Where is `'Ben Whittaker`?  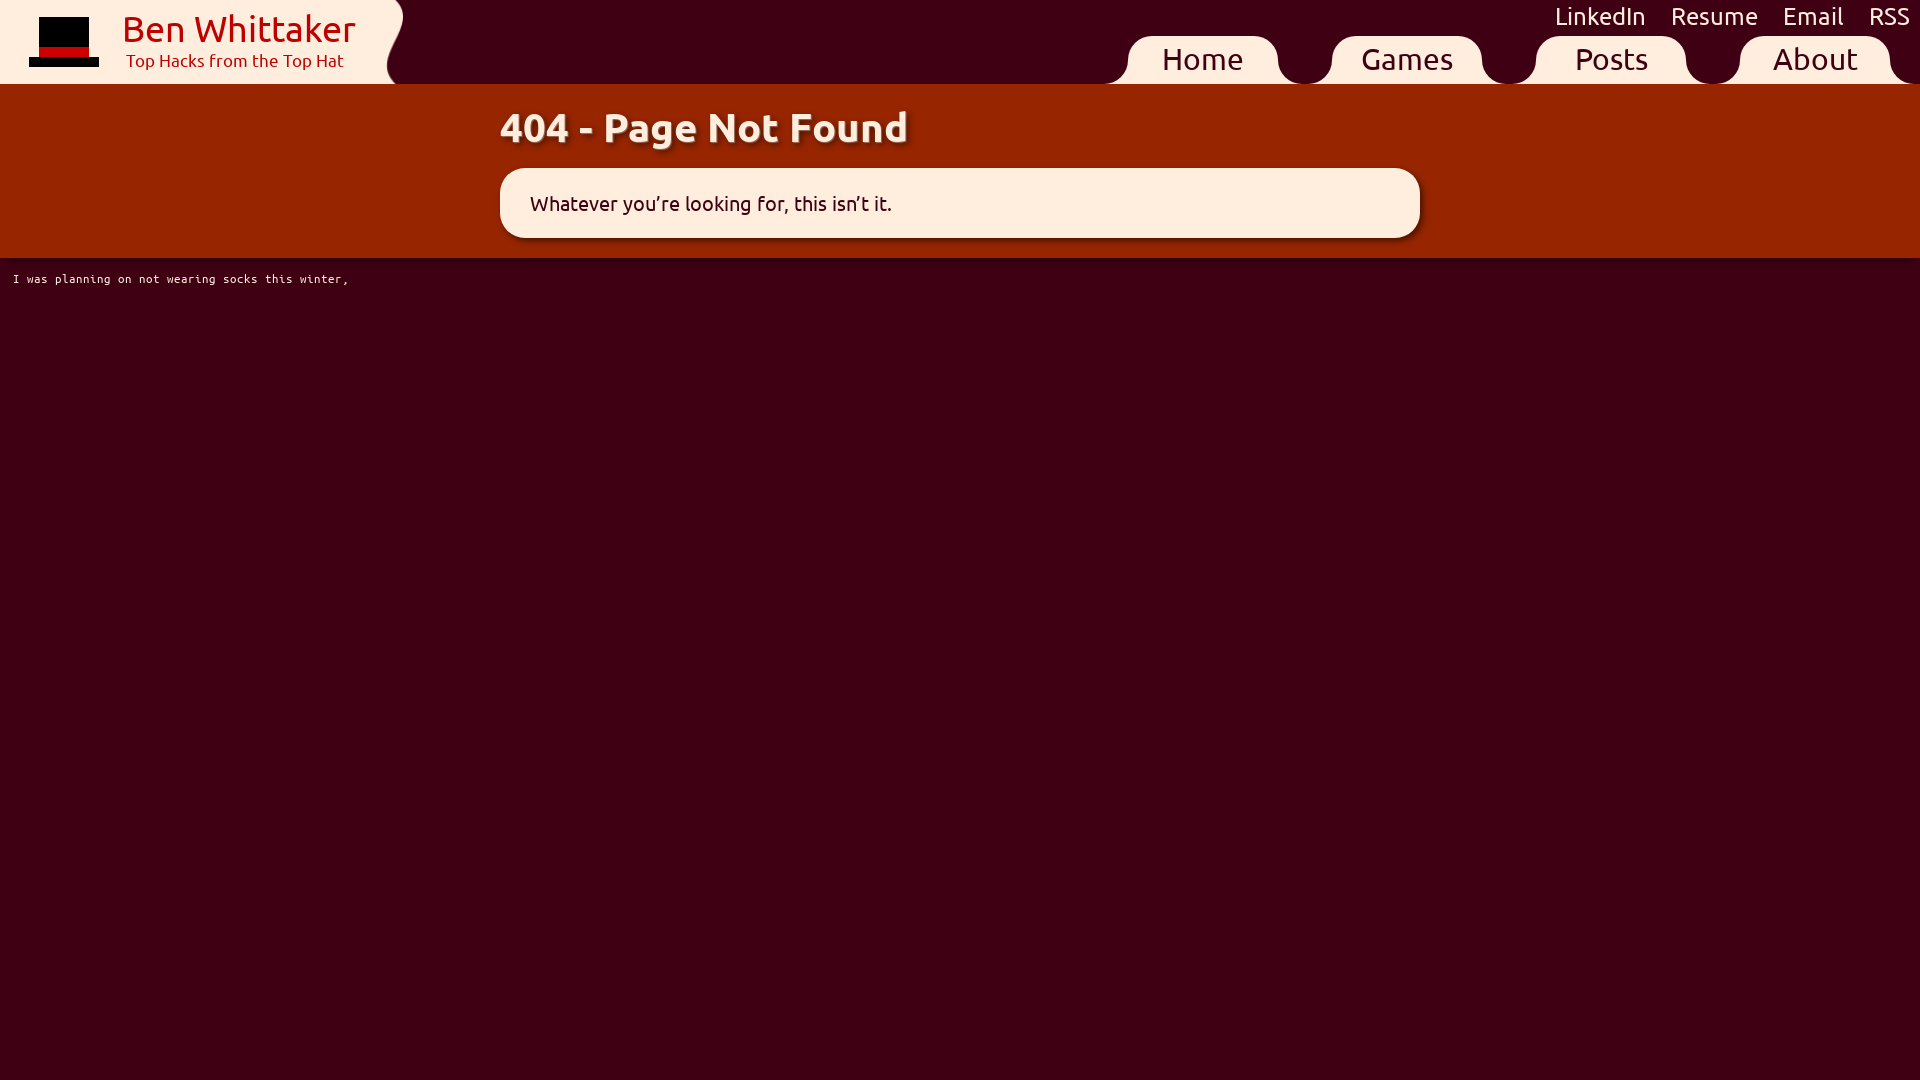 'Ben Whittaker is located at coordinates (192, 42).